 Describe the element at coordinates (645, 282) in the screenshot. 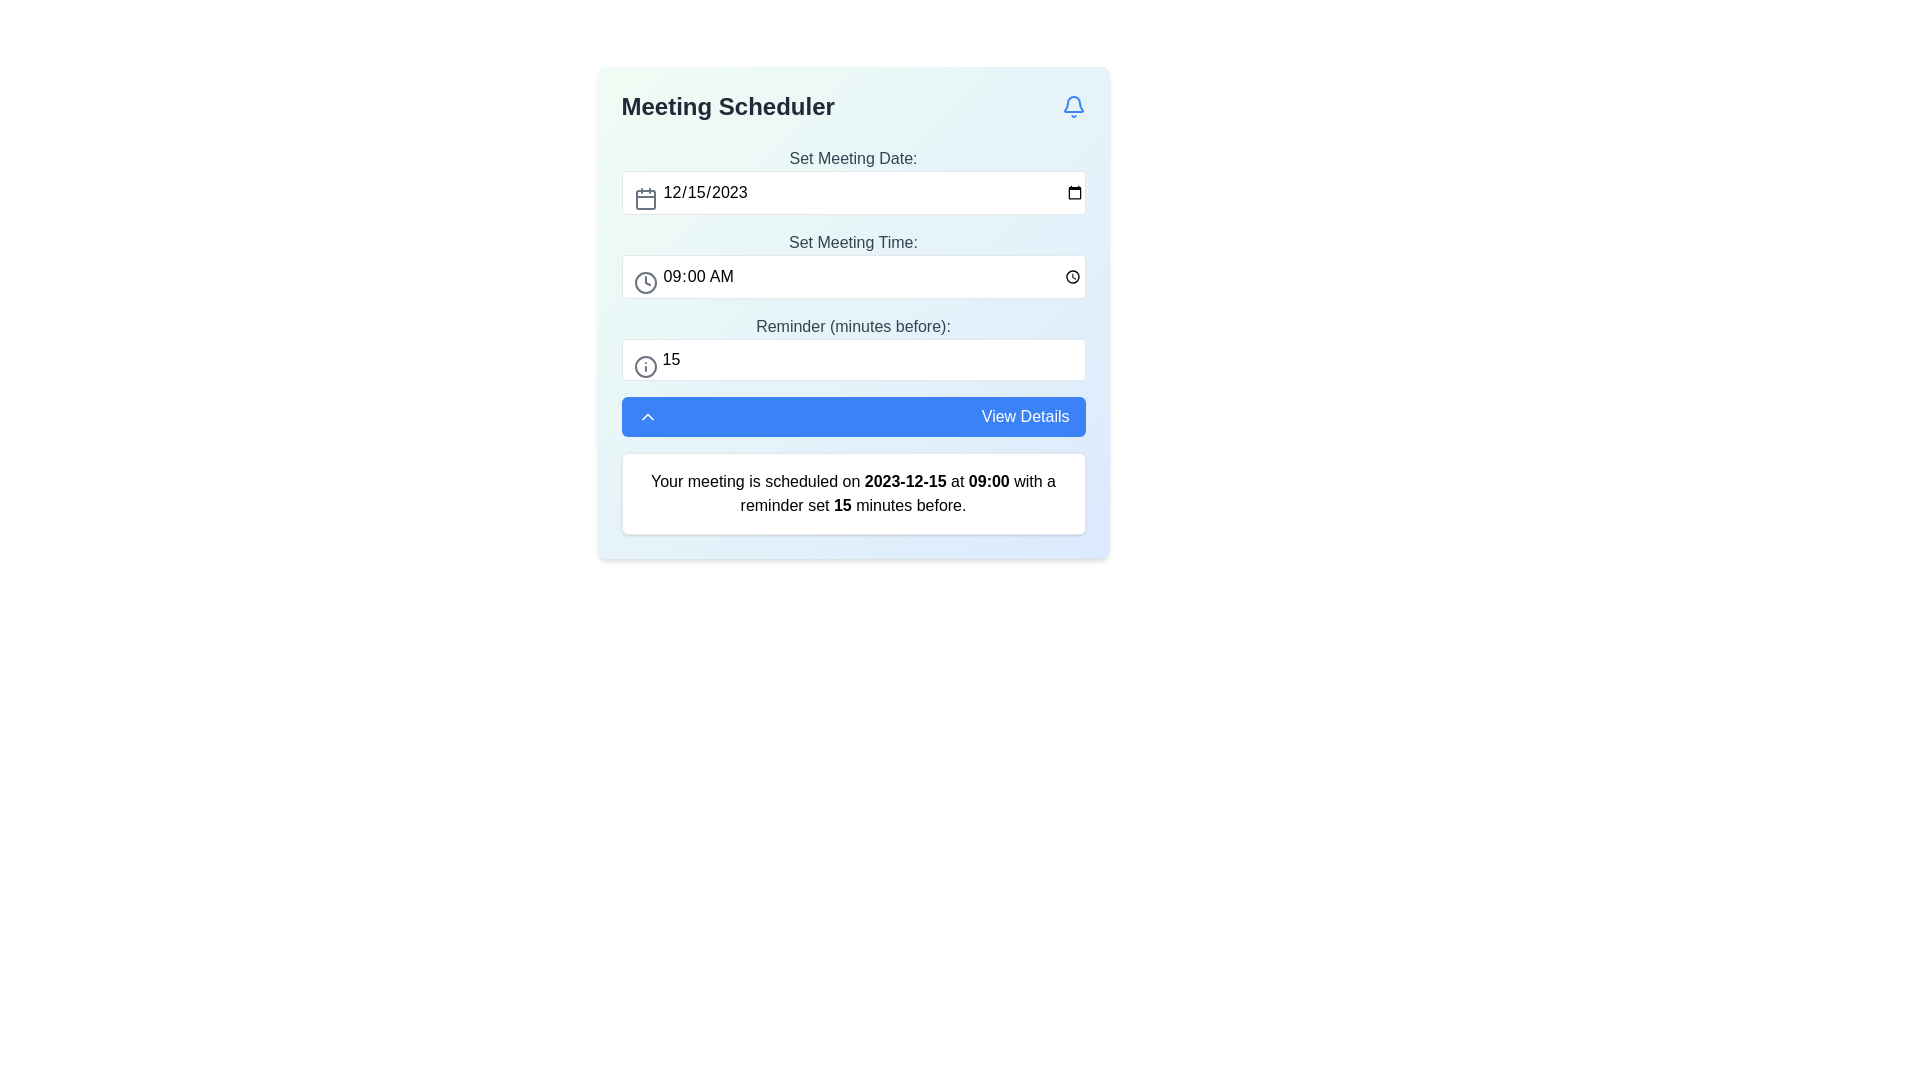

I see `the circular graphical element representing the time indicator within the clock icon next to the '09:00 AM' time selection input field under the 'Set Meeting Time' heading` at that location.